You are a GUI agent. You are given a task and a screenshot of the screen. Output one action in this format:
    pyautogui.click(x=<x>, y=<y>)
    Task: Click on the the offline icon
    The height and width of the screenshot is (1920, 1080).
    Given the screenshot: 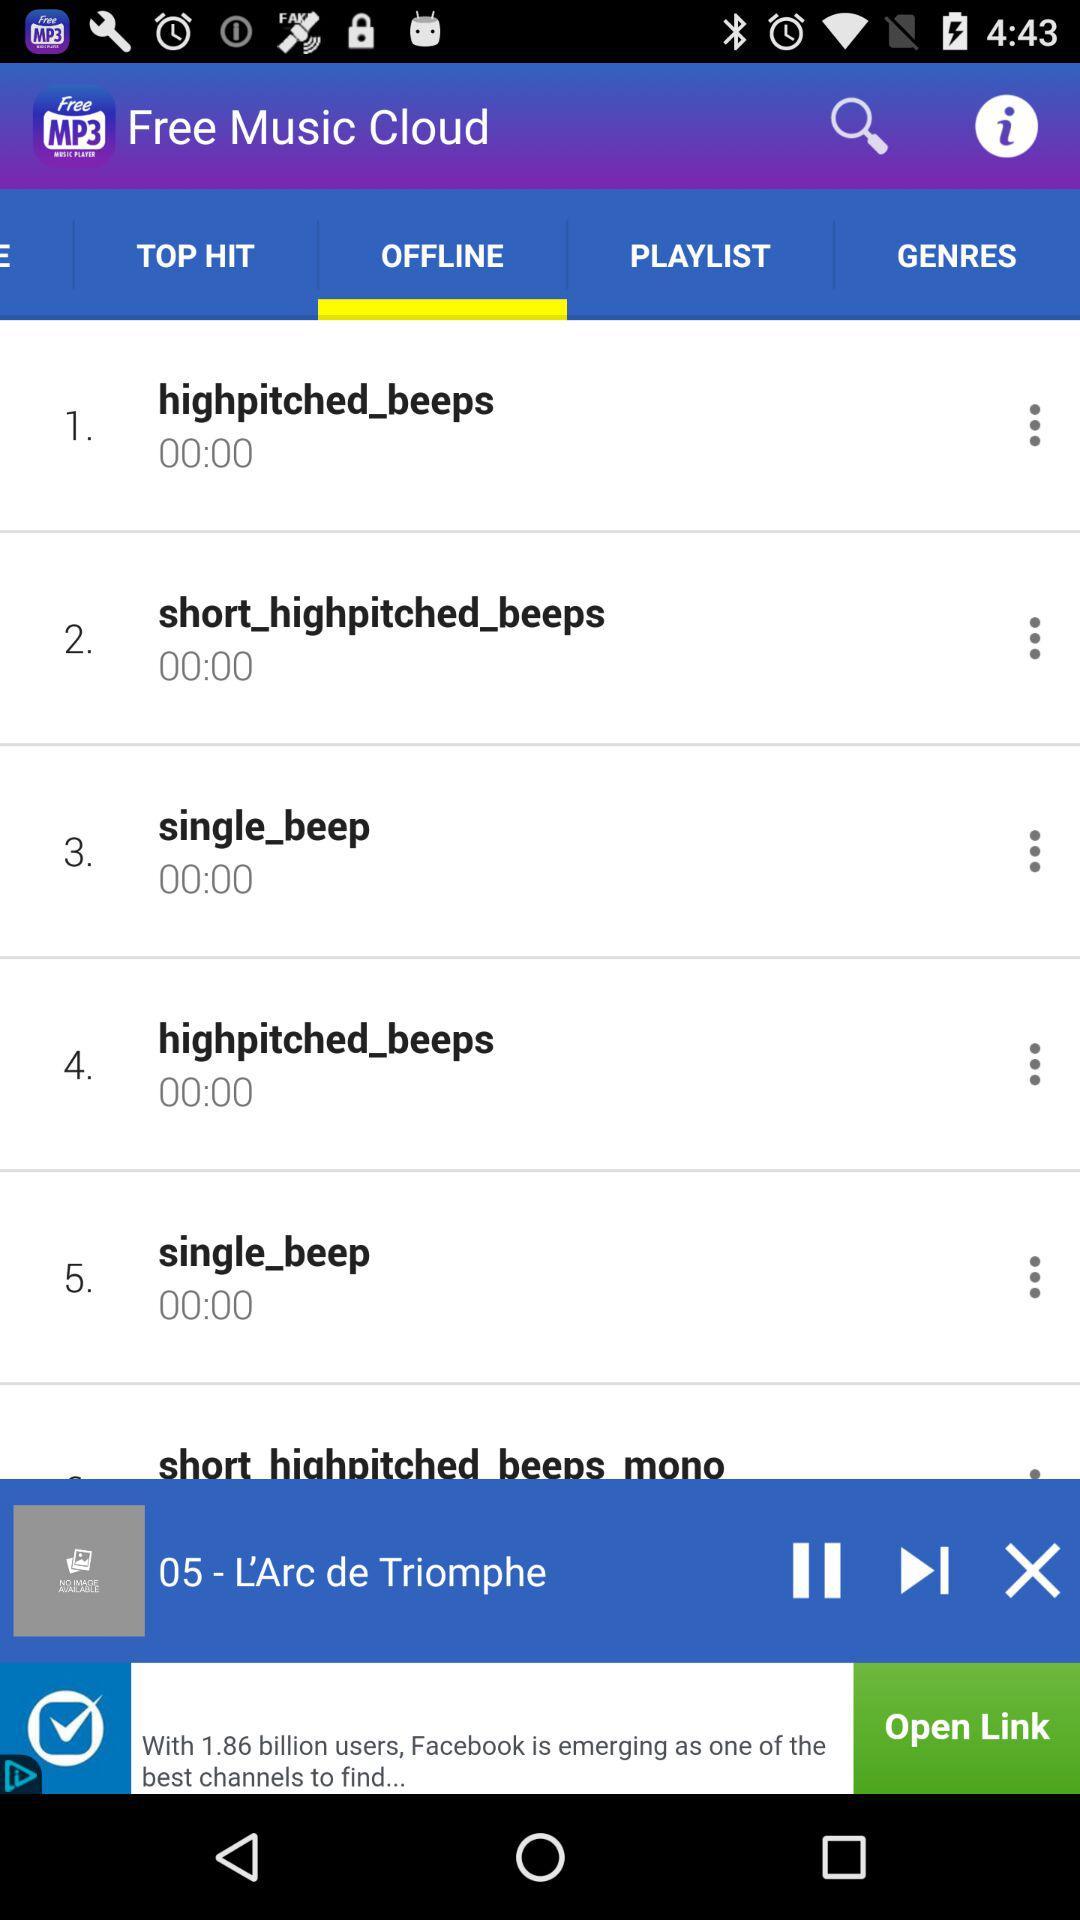 What is the action you would take?
    pyautogui.click(x=441, y=253)
    